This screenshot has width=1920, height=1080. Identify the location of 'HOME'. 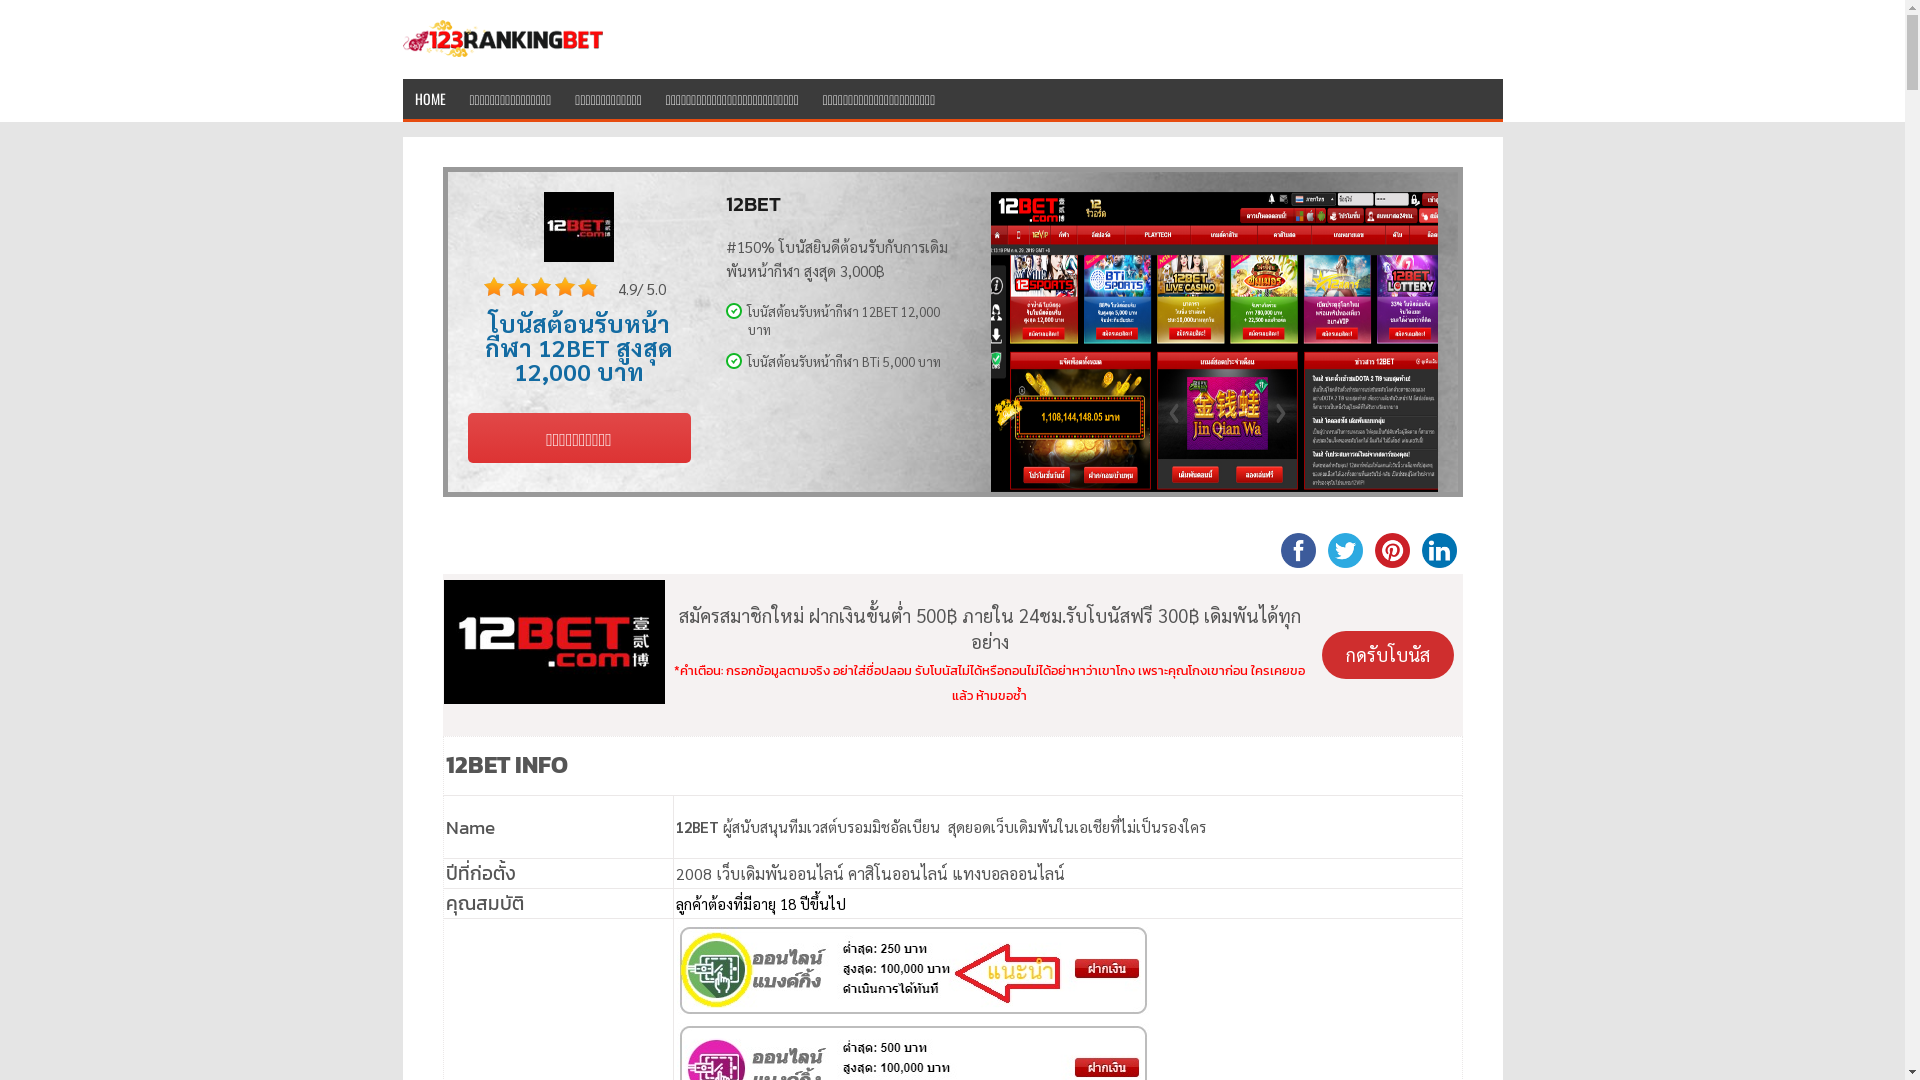
(428, 97).